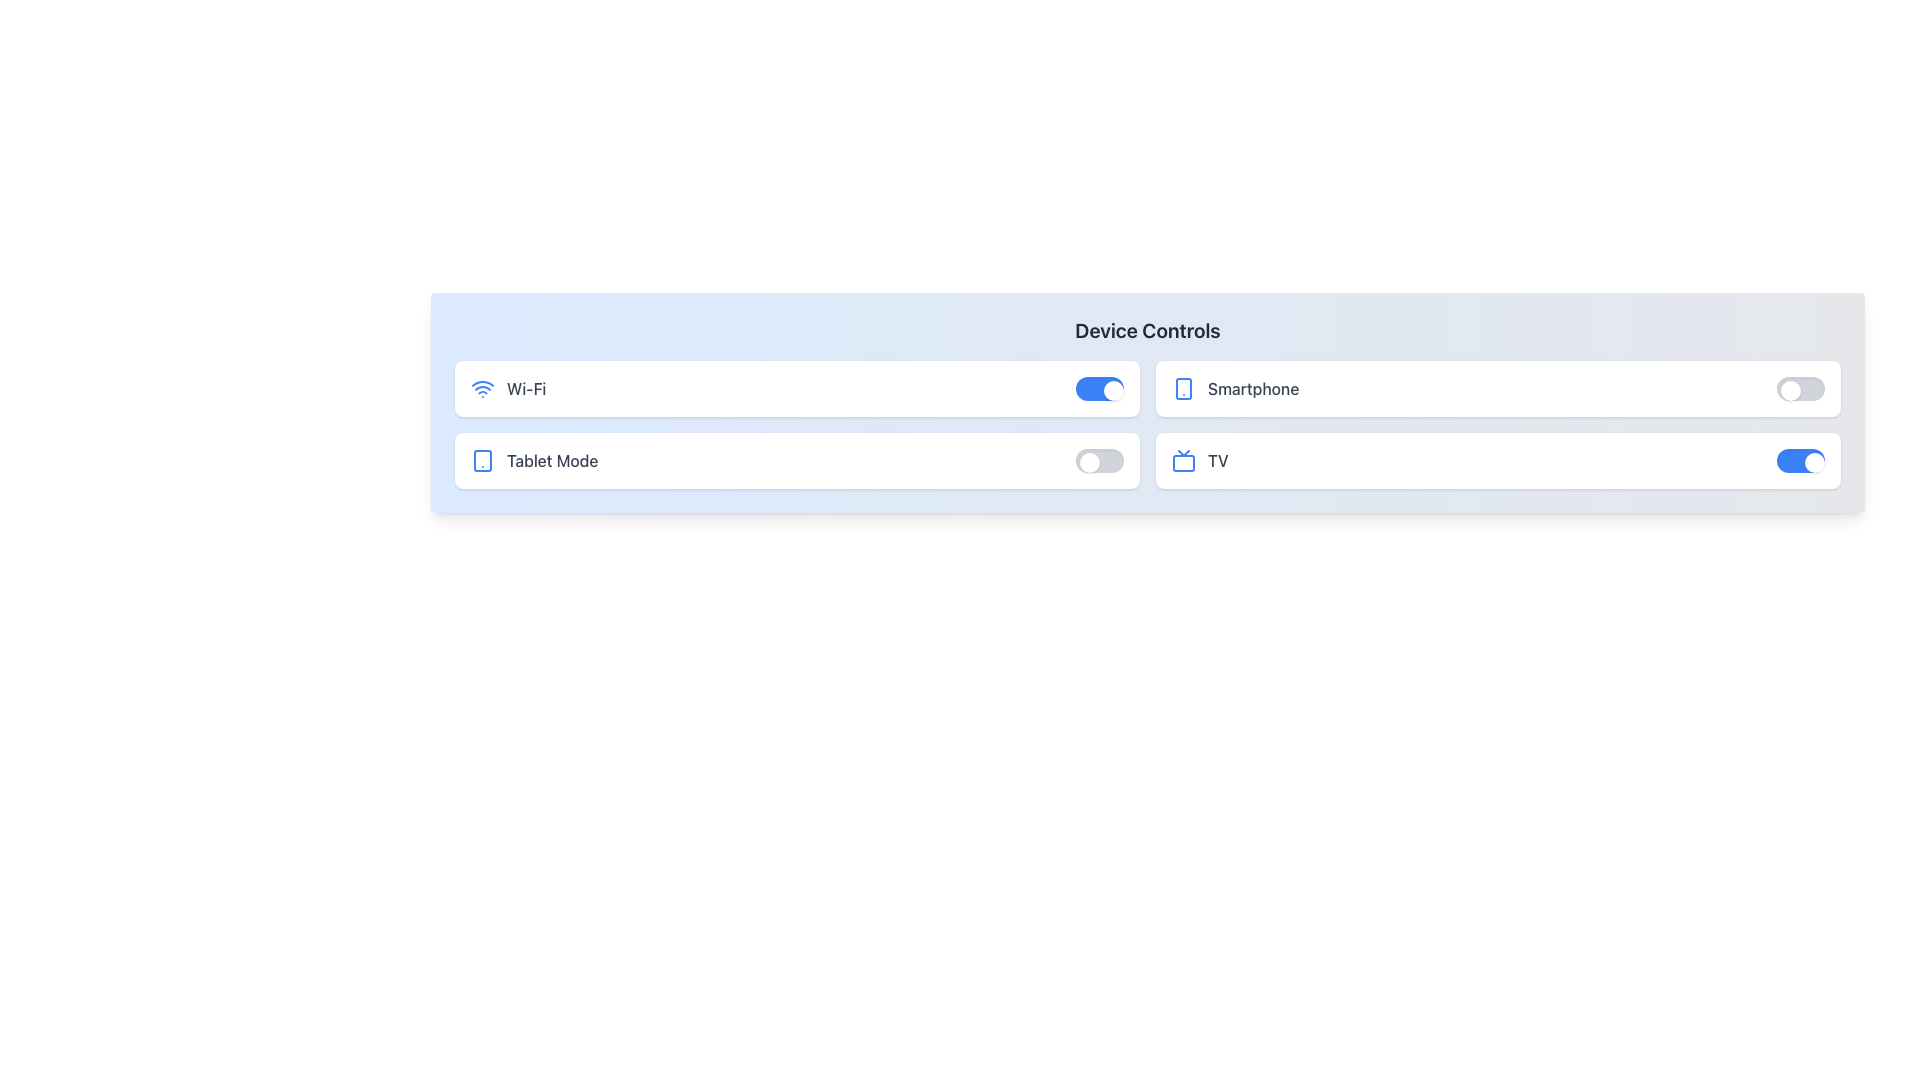 Image resolution: width=1920 pixels, height=1080 pixels. What do you see at coordinates (1098, 389) in the screenshot?
I see `the toggle switch in the 'Wi-Fi' control card` at bounding box center [1098, 389].